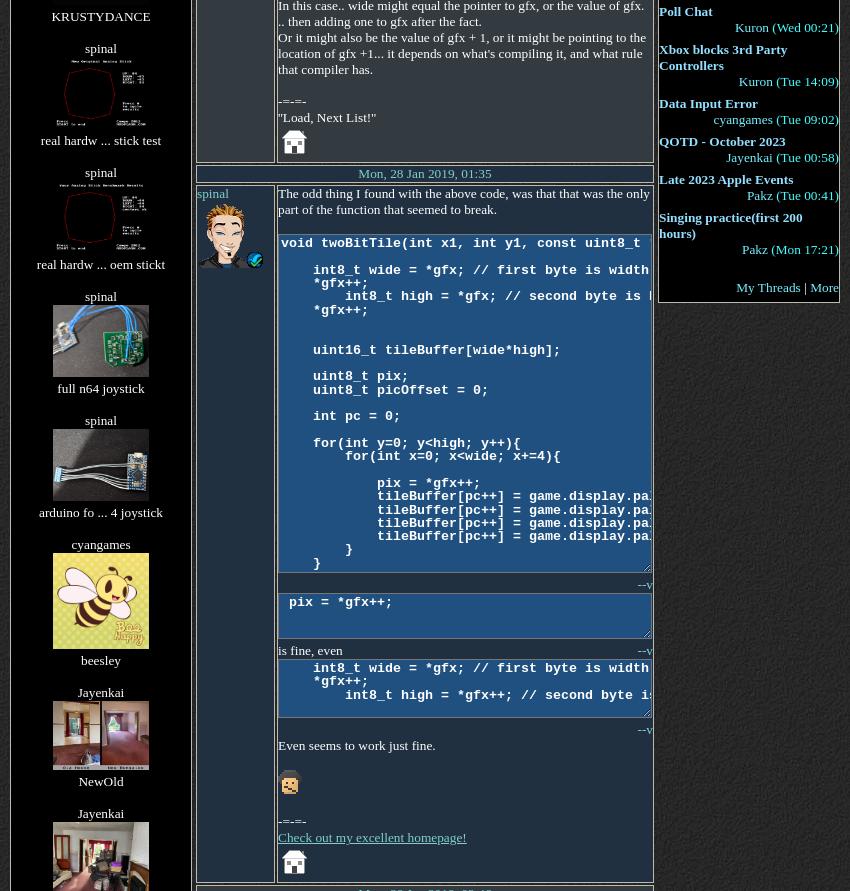 The image size is (850, 891). What do you see at coordinates (770, 249) in the screenshot?
I see `'(Mon 17:21)'` at bounding box center [770, 249].